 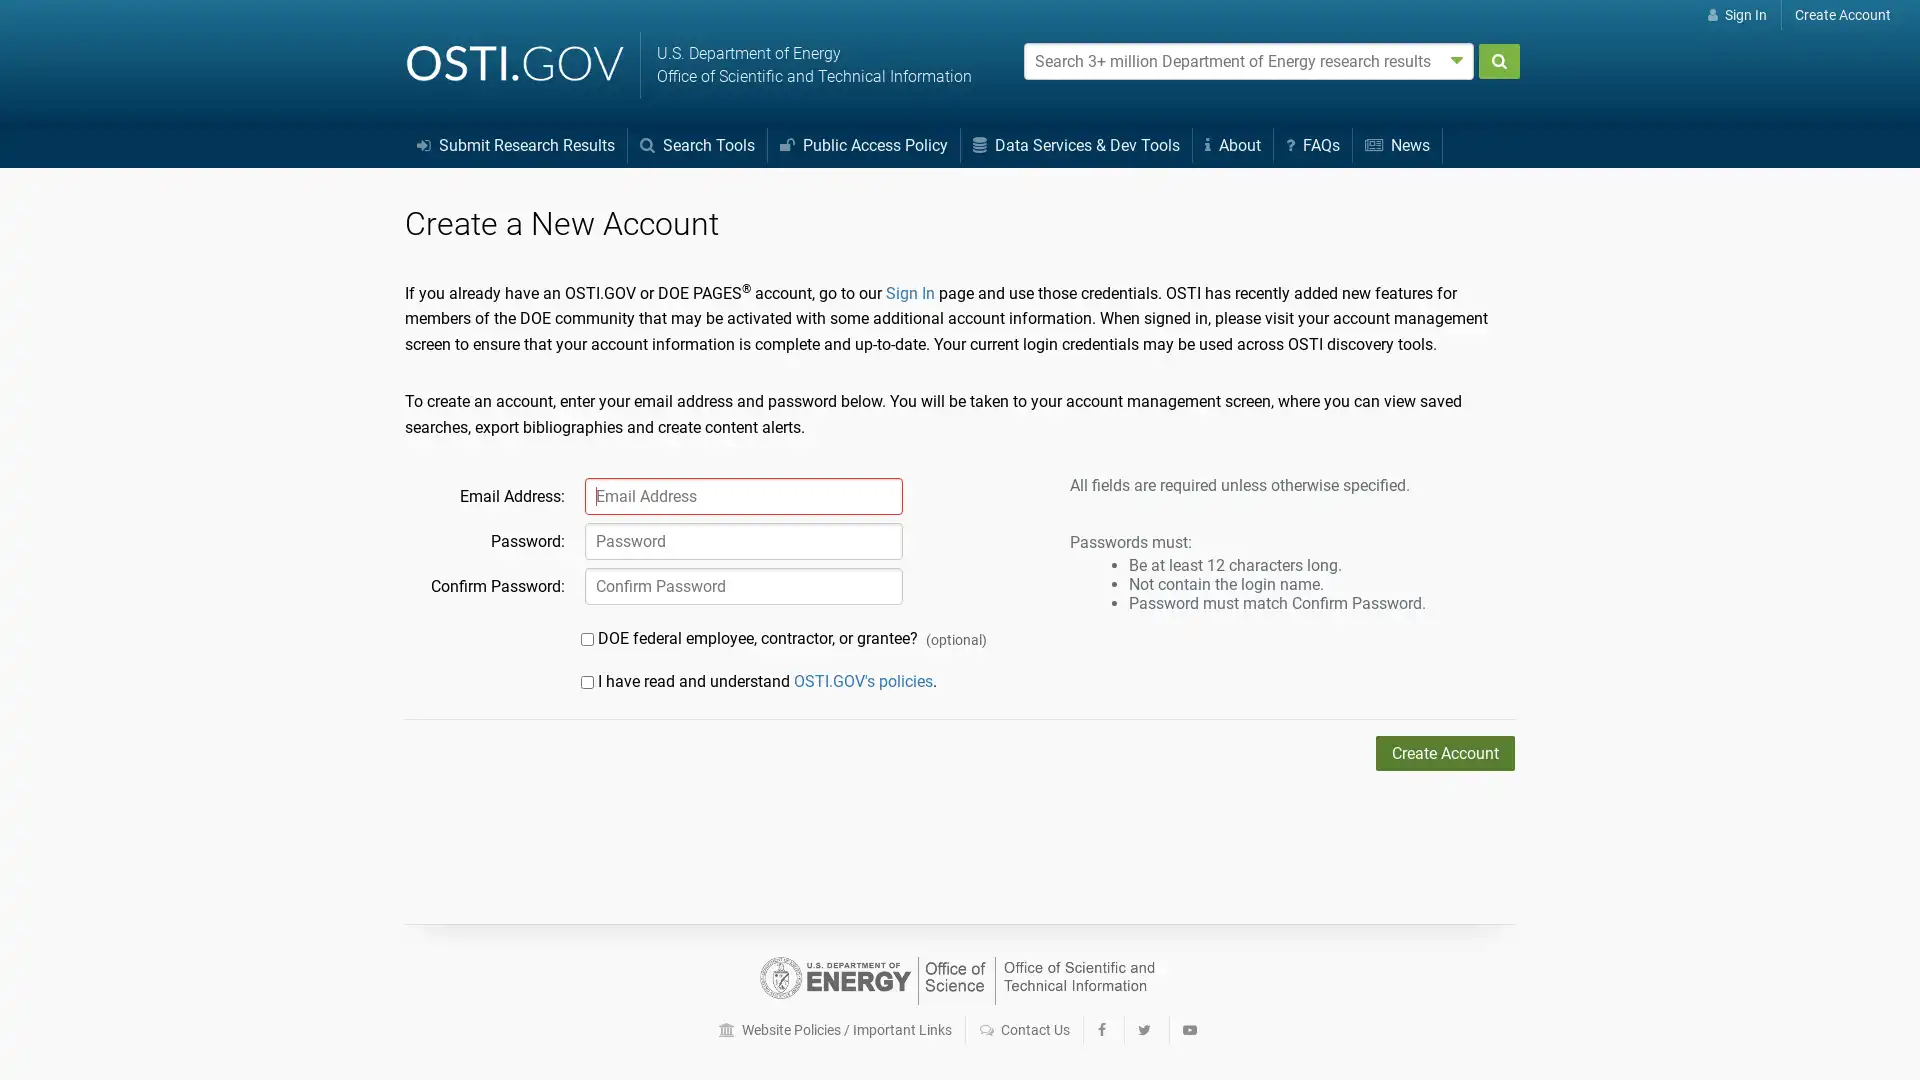 I want to click on Submit, so click(x=1498, y=60).